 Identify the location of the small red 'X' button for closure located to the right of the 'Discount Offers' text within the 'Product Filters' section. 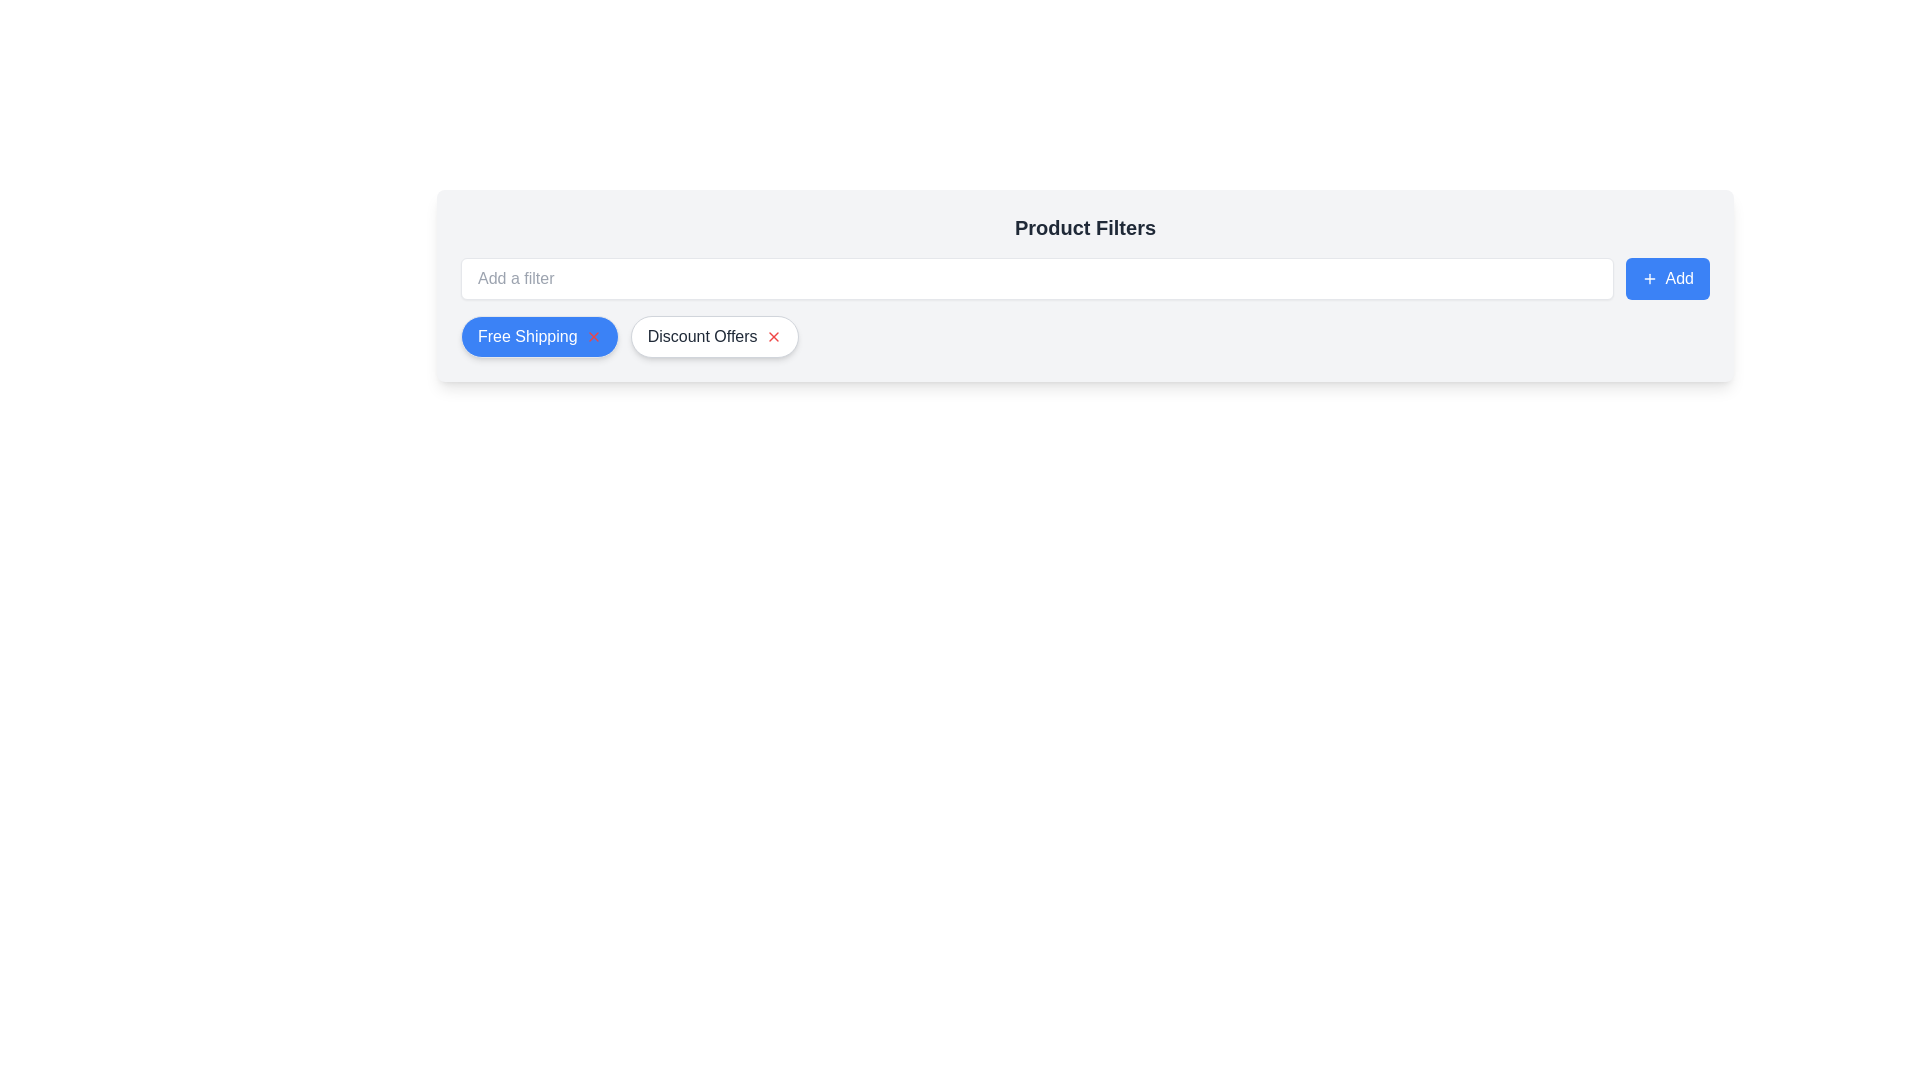
(772, 335).